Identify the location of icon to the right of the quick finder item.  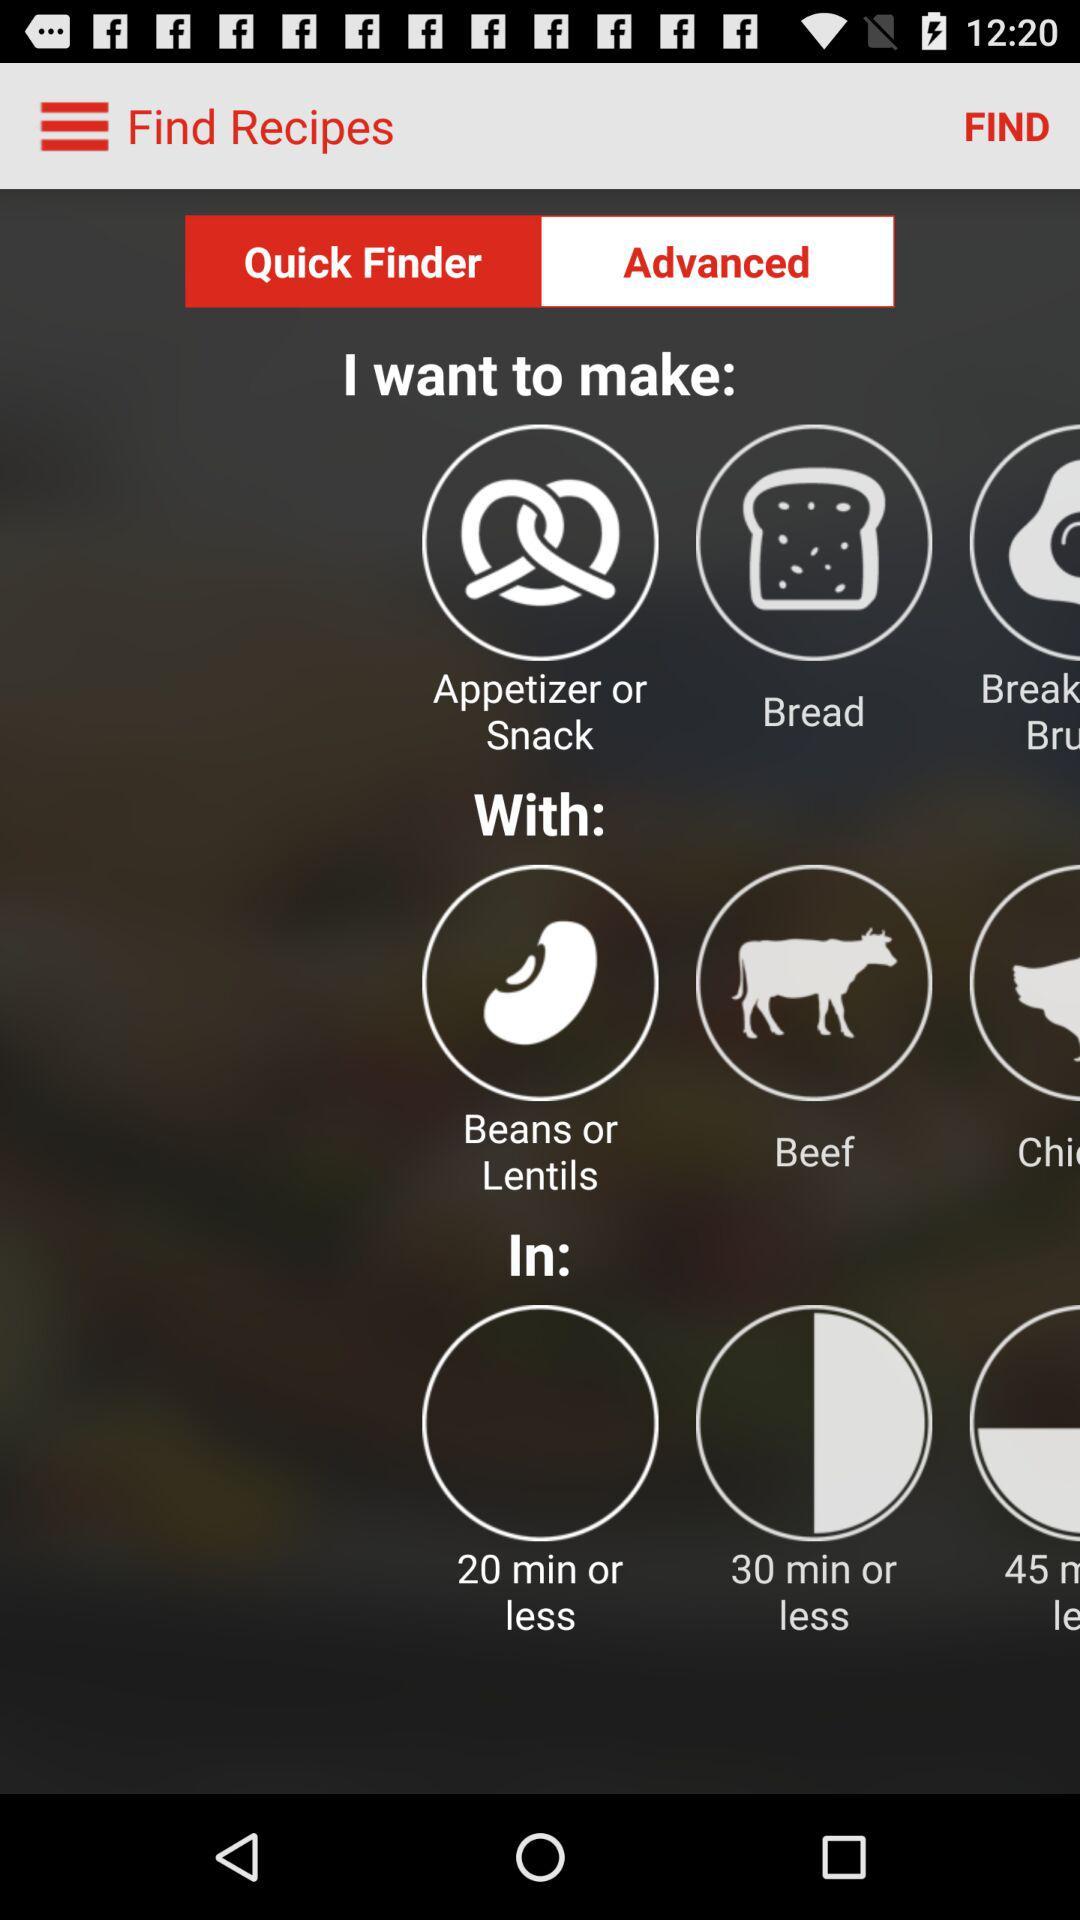
(716, 260).